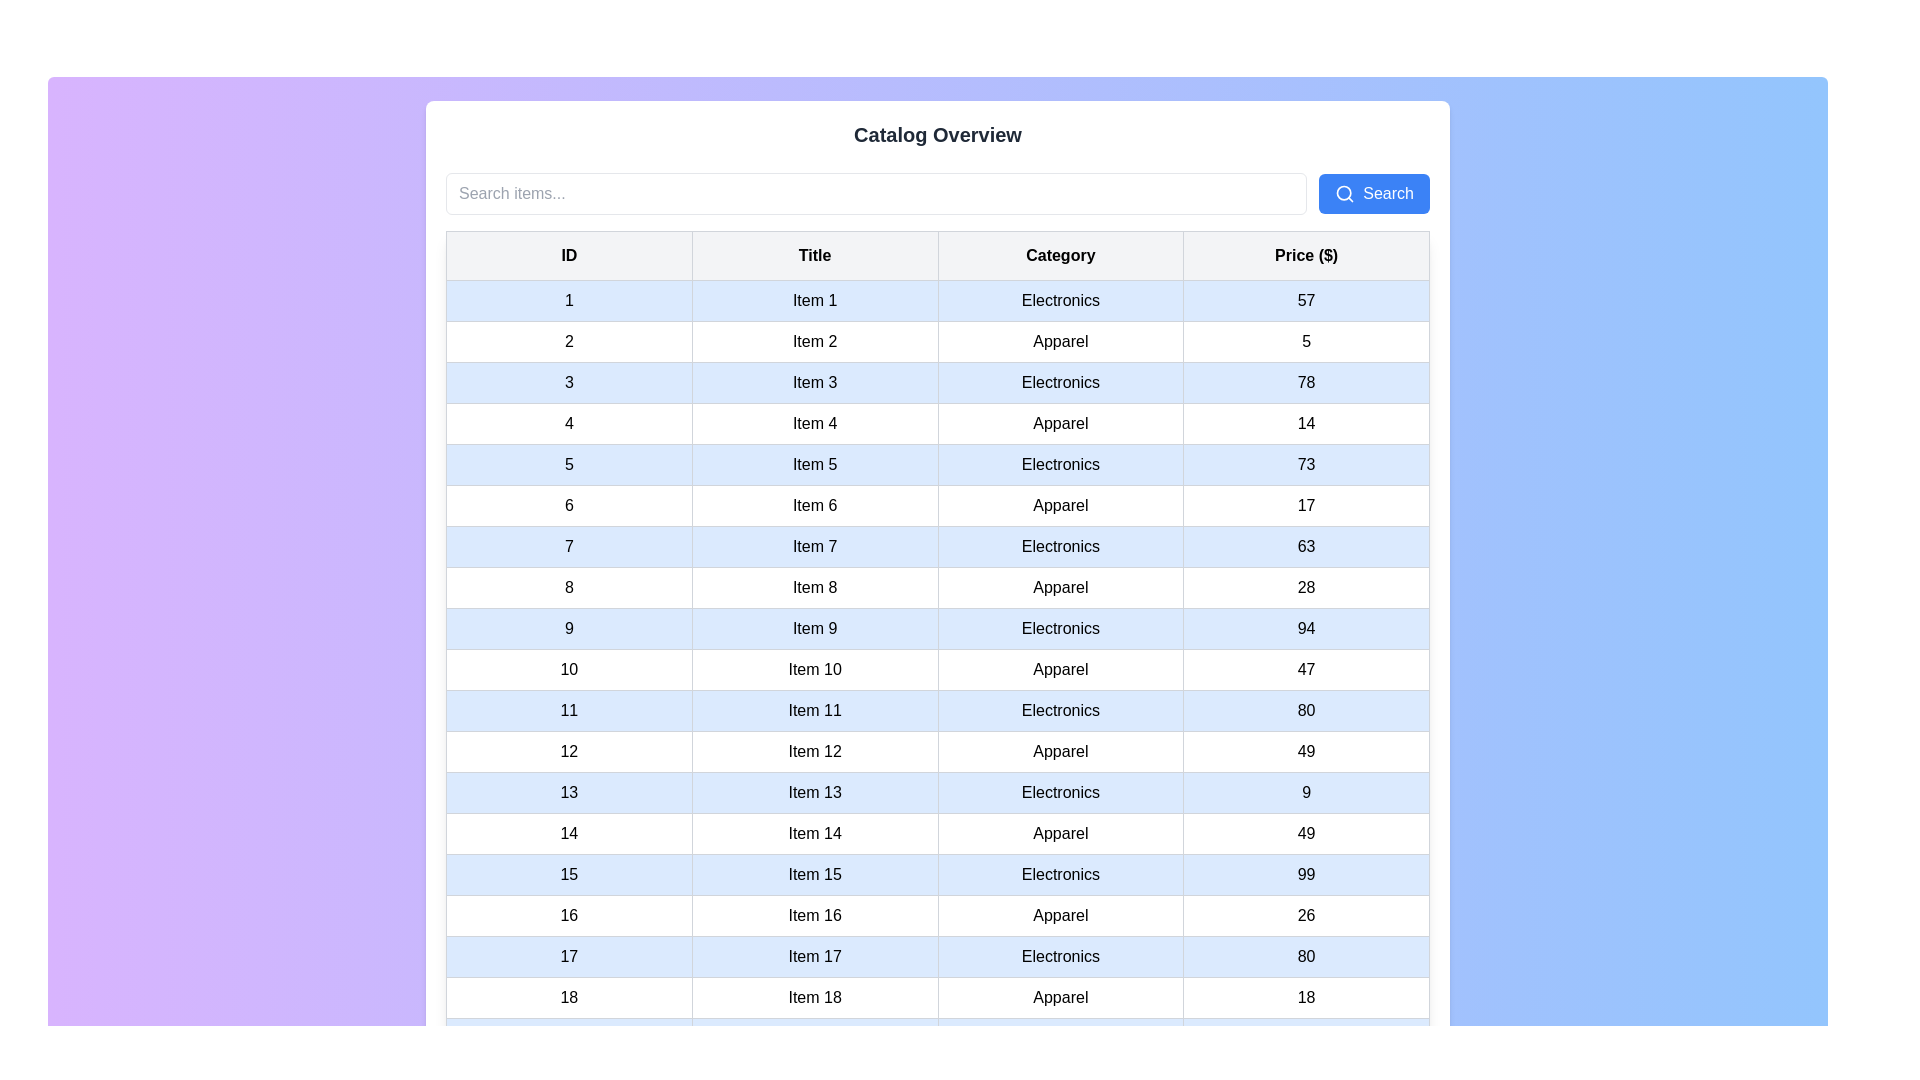 Image resolution: width=1920 pixels, height=1080 pixels. What do you see at coordinates (1306, 955) in the screenshot?
I see `the text display field showing the price value of 'Item 17' in the fourth cell of the row labeled '17' in the table` at bounding box center [1306, 955].